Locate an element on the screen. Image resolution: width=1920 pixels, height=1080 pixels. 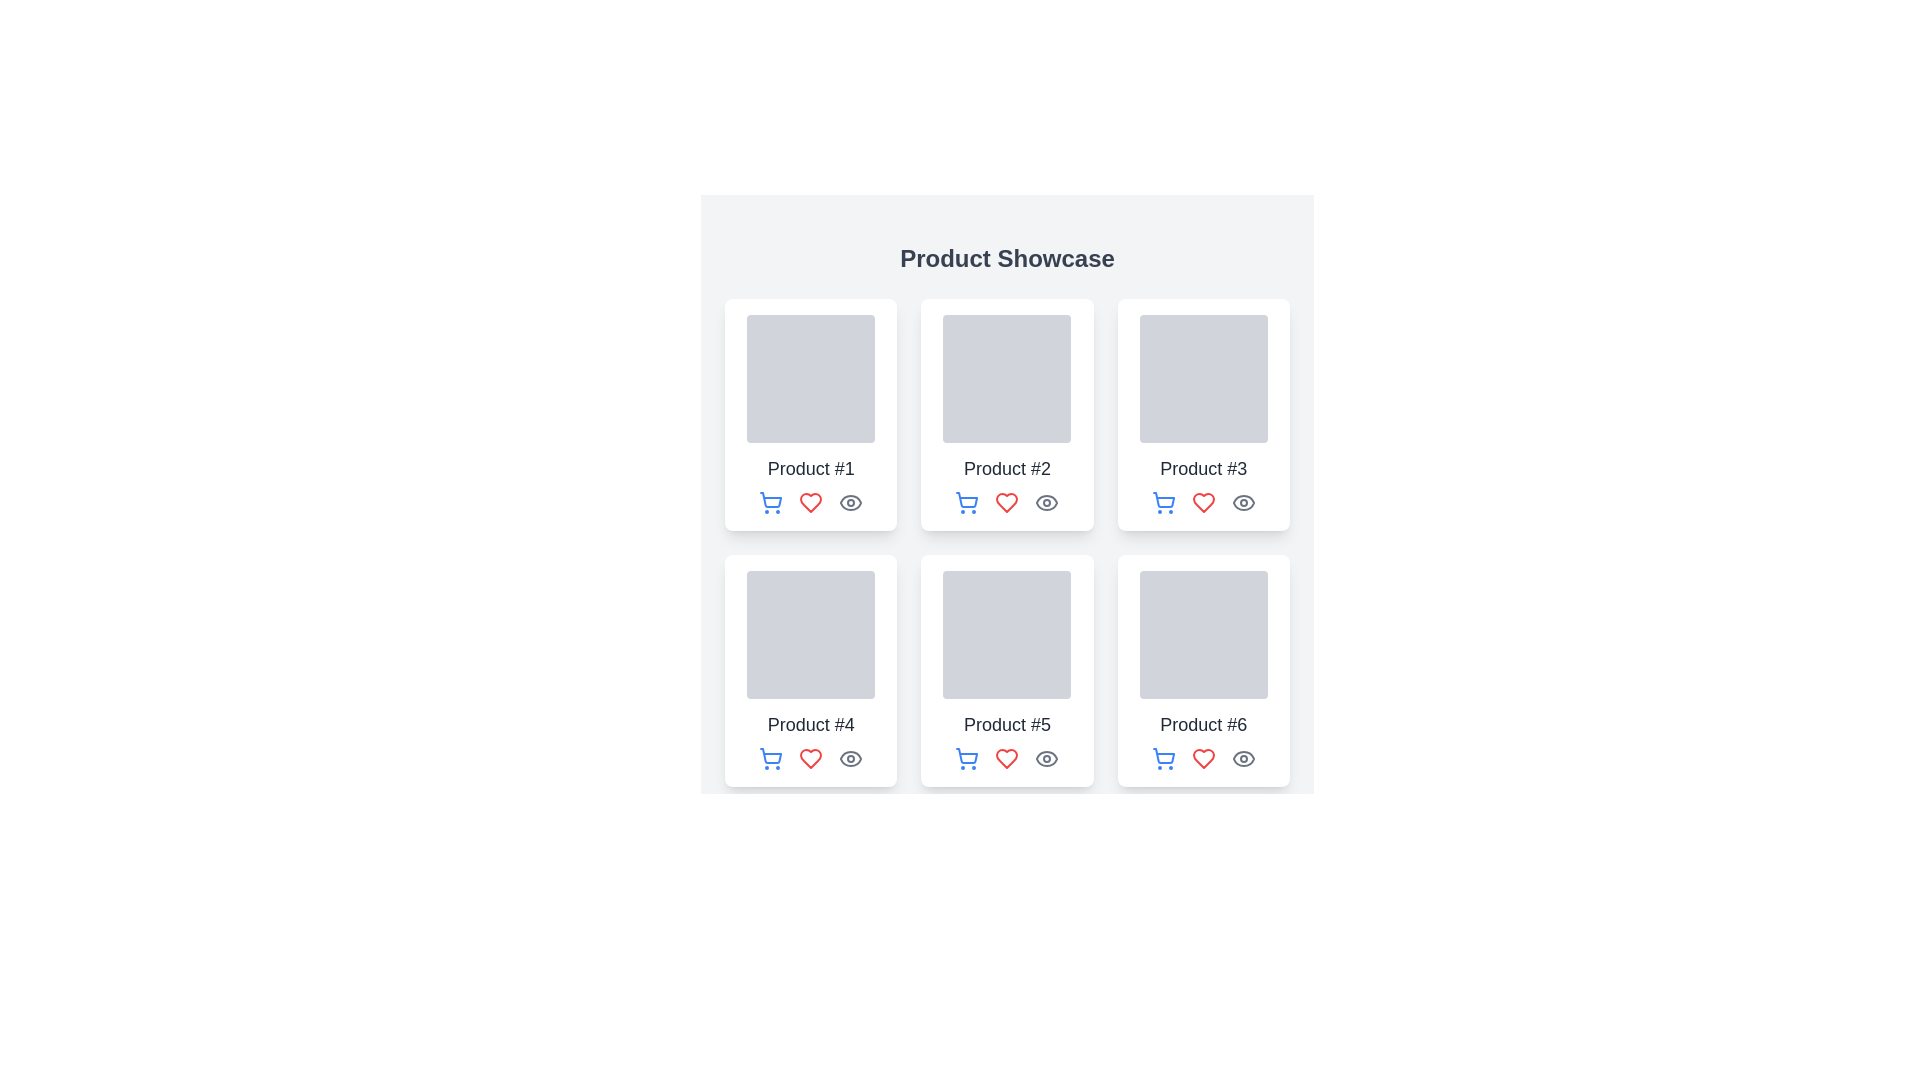
the product card representing 'Product #6' located in the second row and third column of the grid layout is located at coordinates (1202, 671).